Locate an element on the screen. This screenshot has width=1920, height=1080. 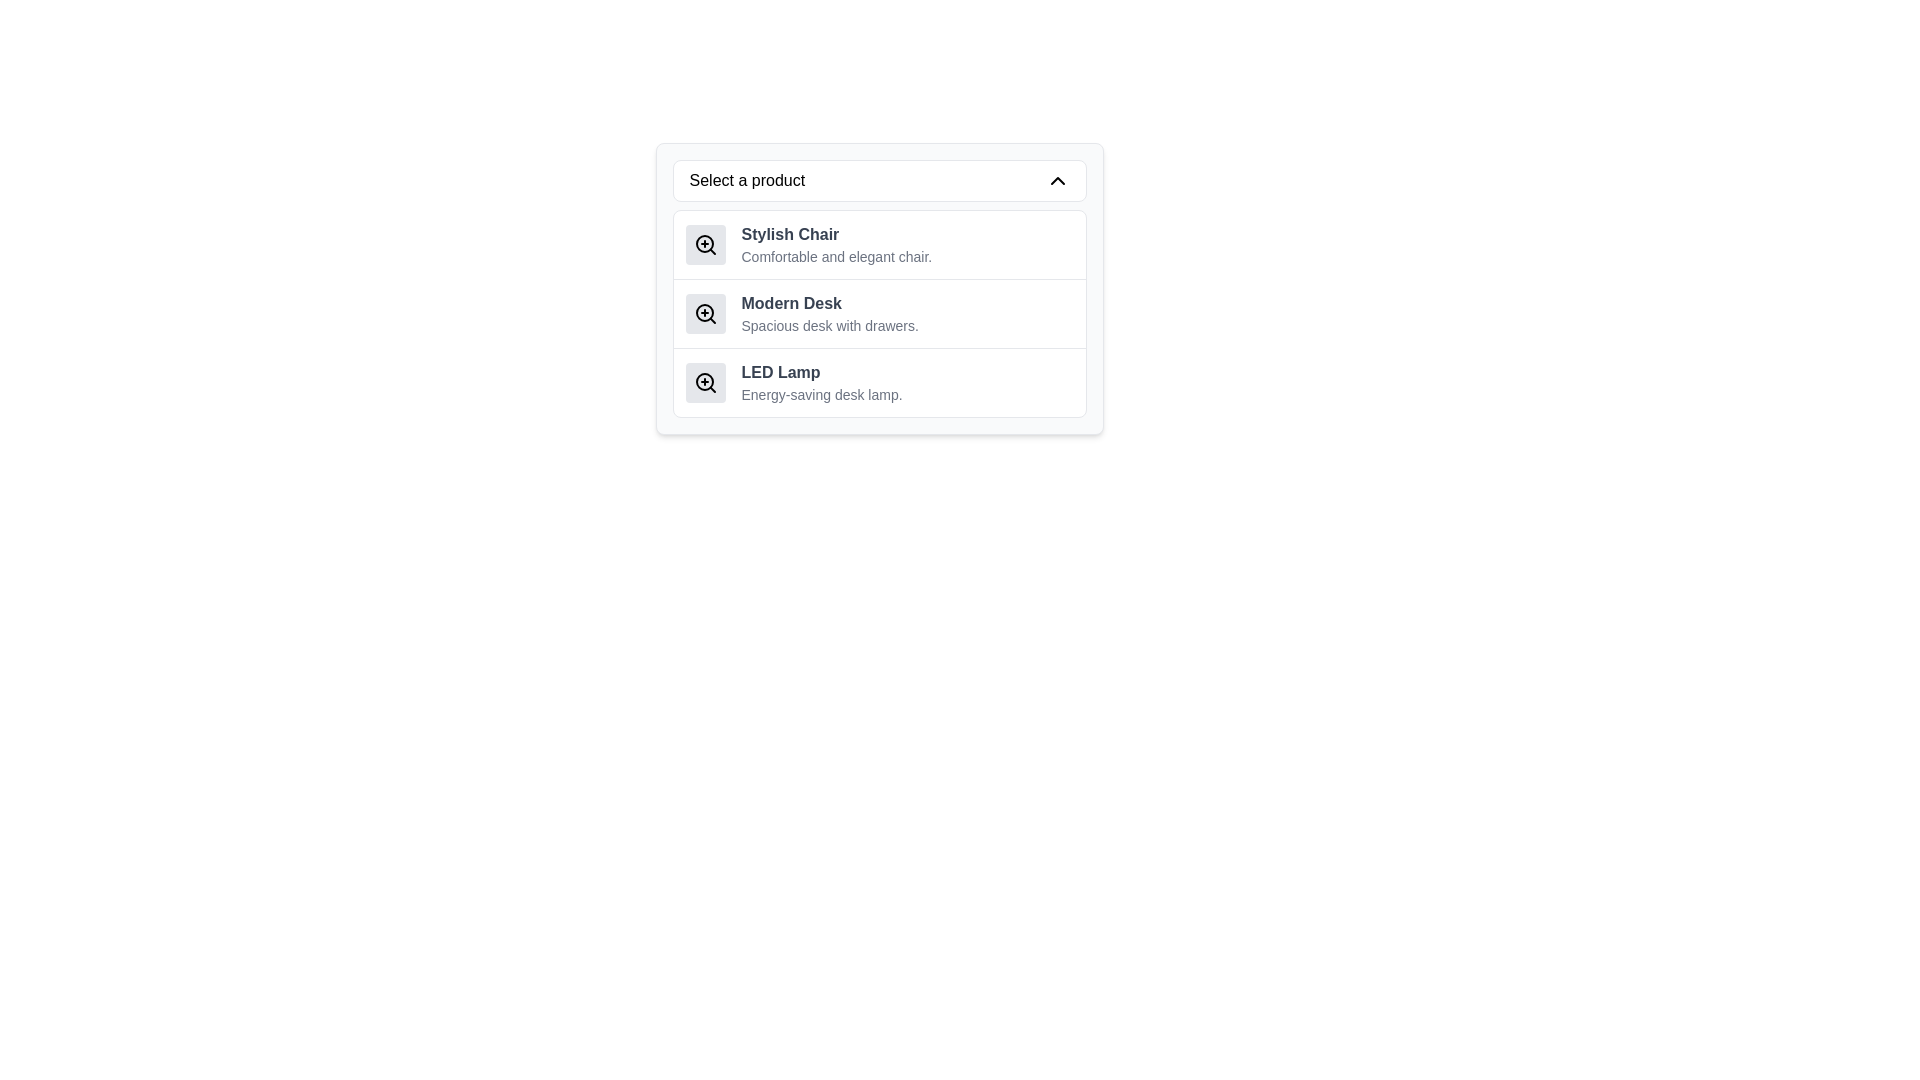
static description label for the product titled 'Modern Desk', located in the center-right part of the product selection interface is located at coordinates (830, 325).